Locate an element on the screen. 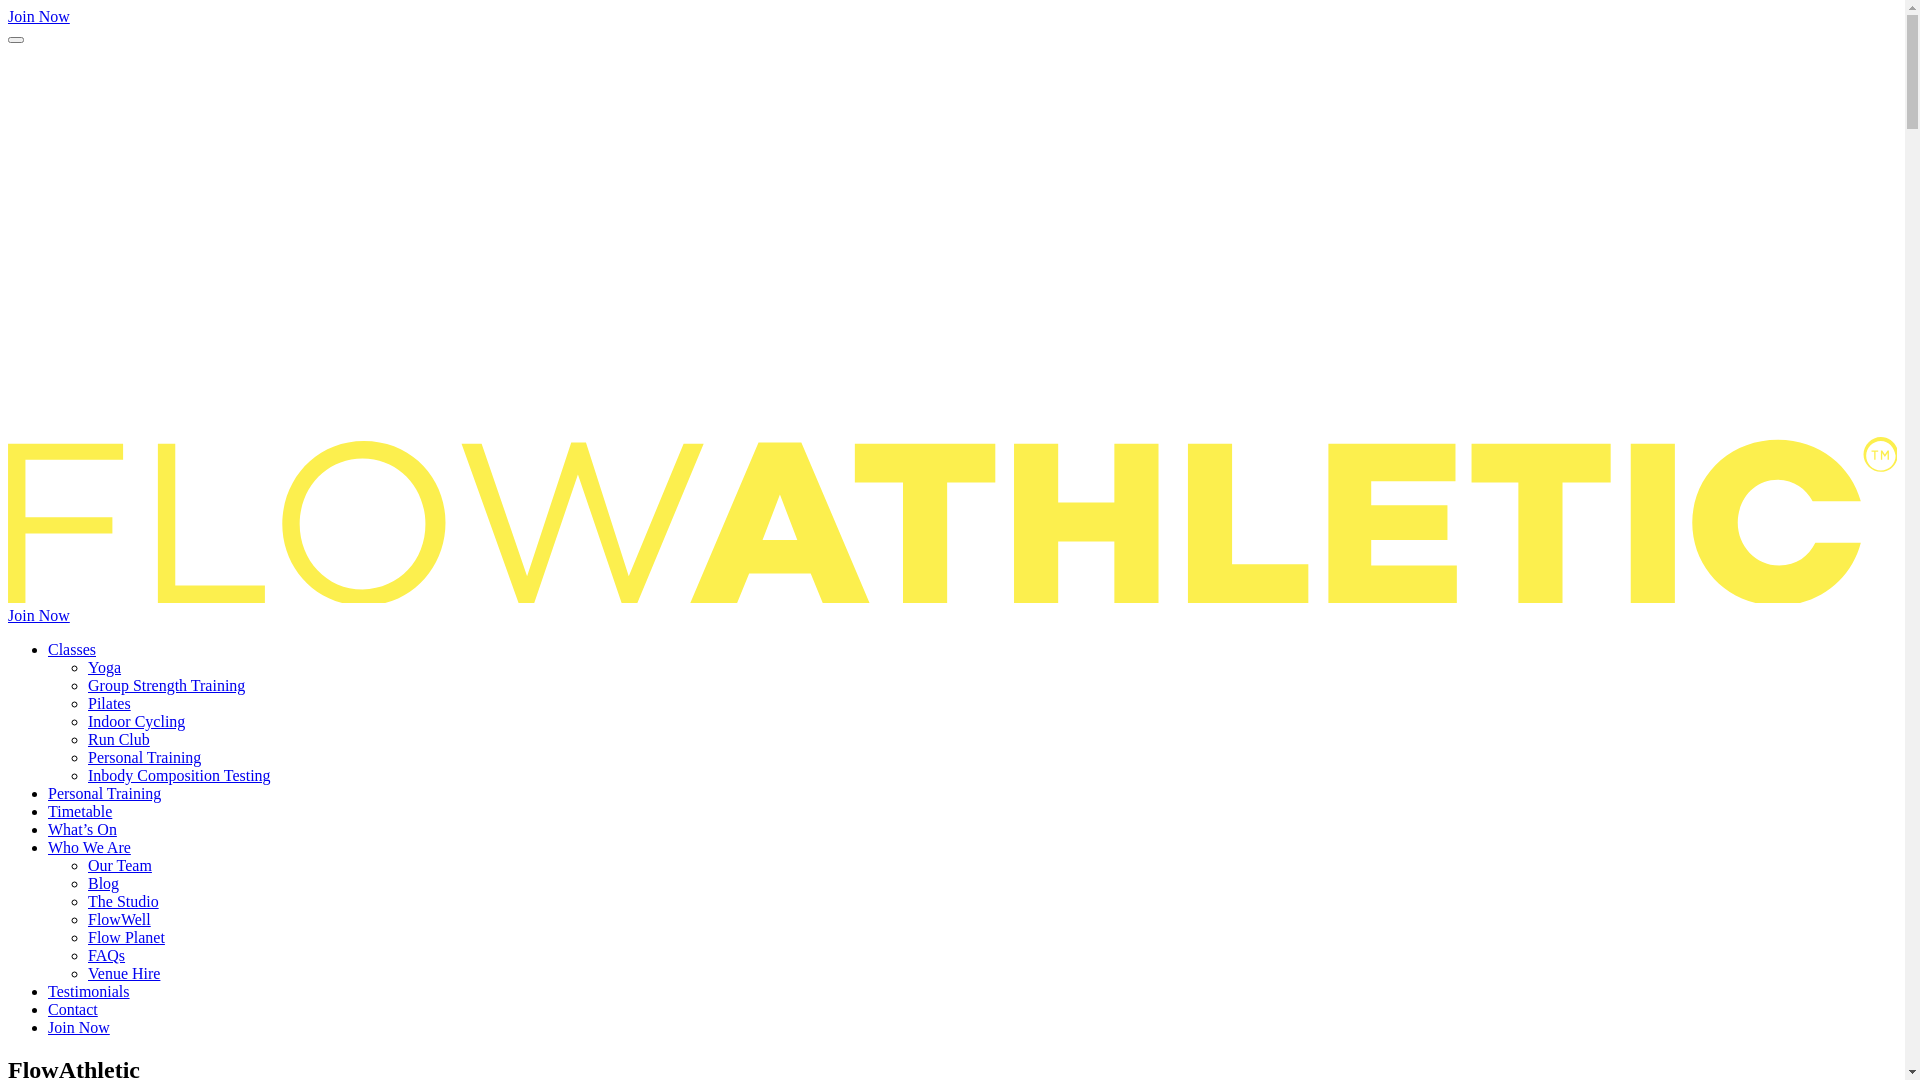 The width and height of the screenshot is (1920, 1080). 'Blog' is located at coordinates (102, 882).